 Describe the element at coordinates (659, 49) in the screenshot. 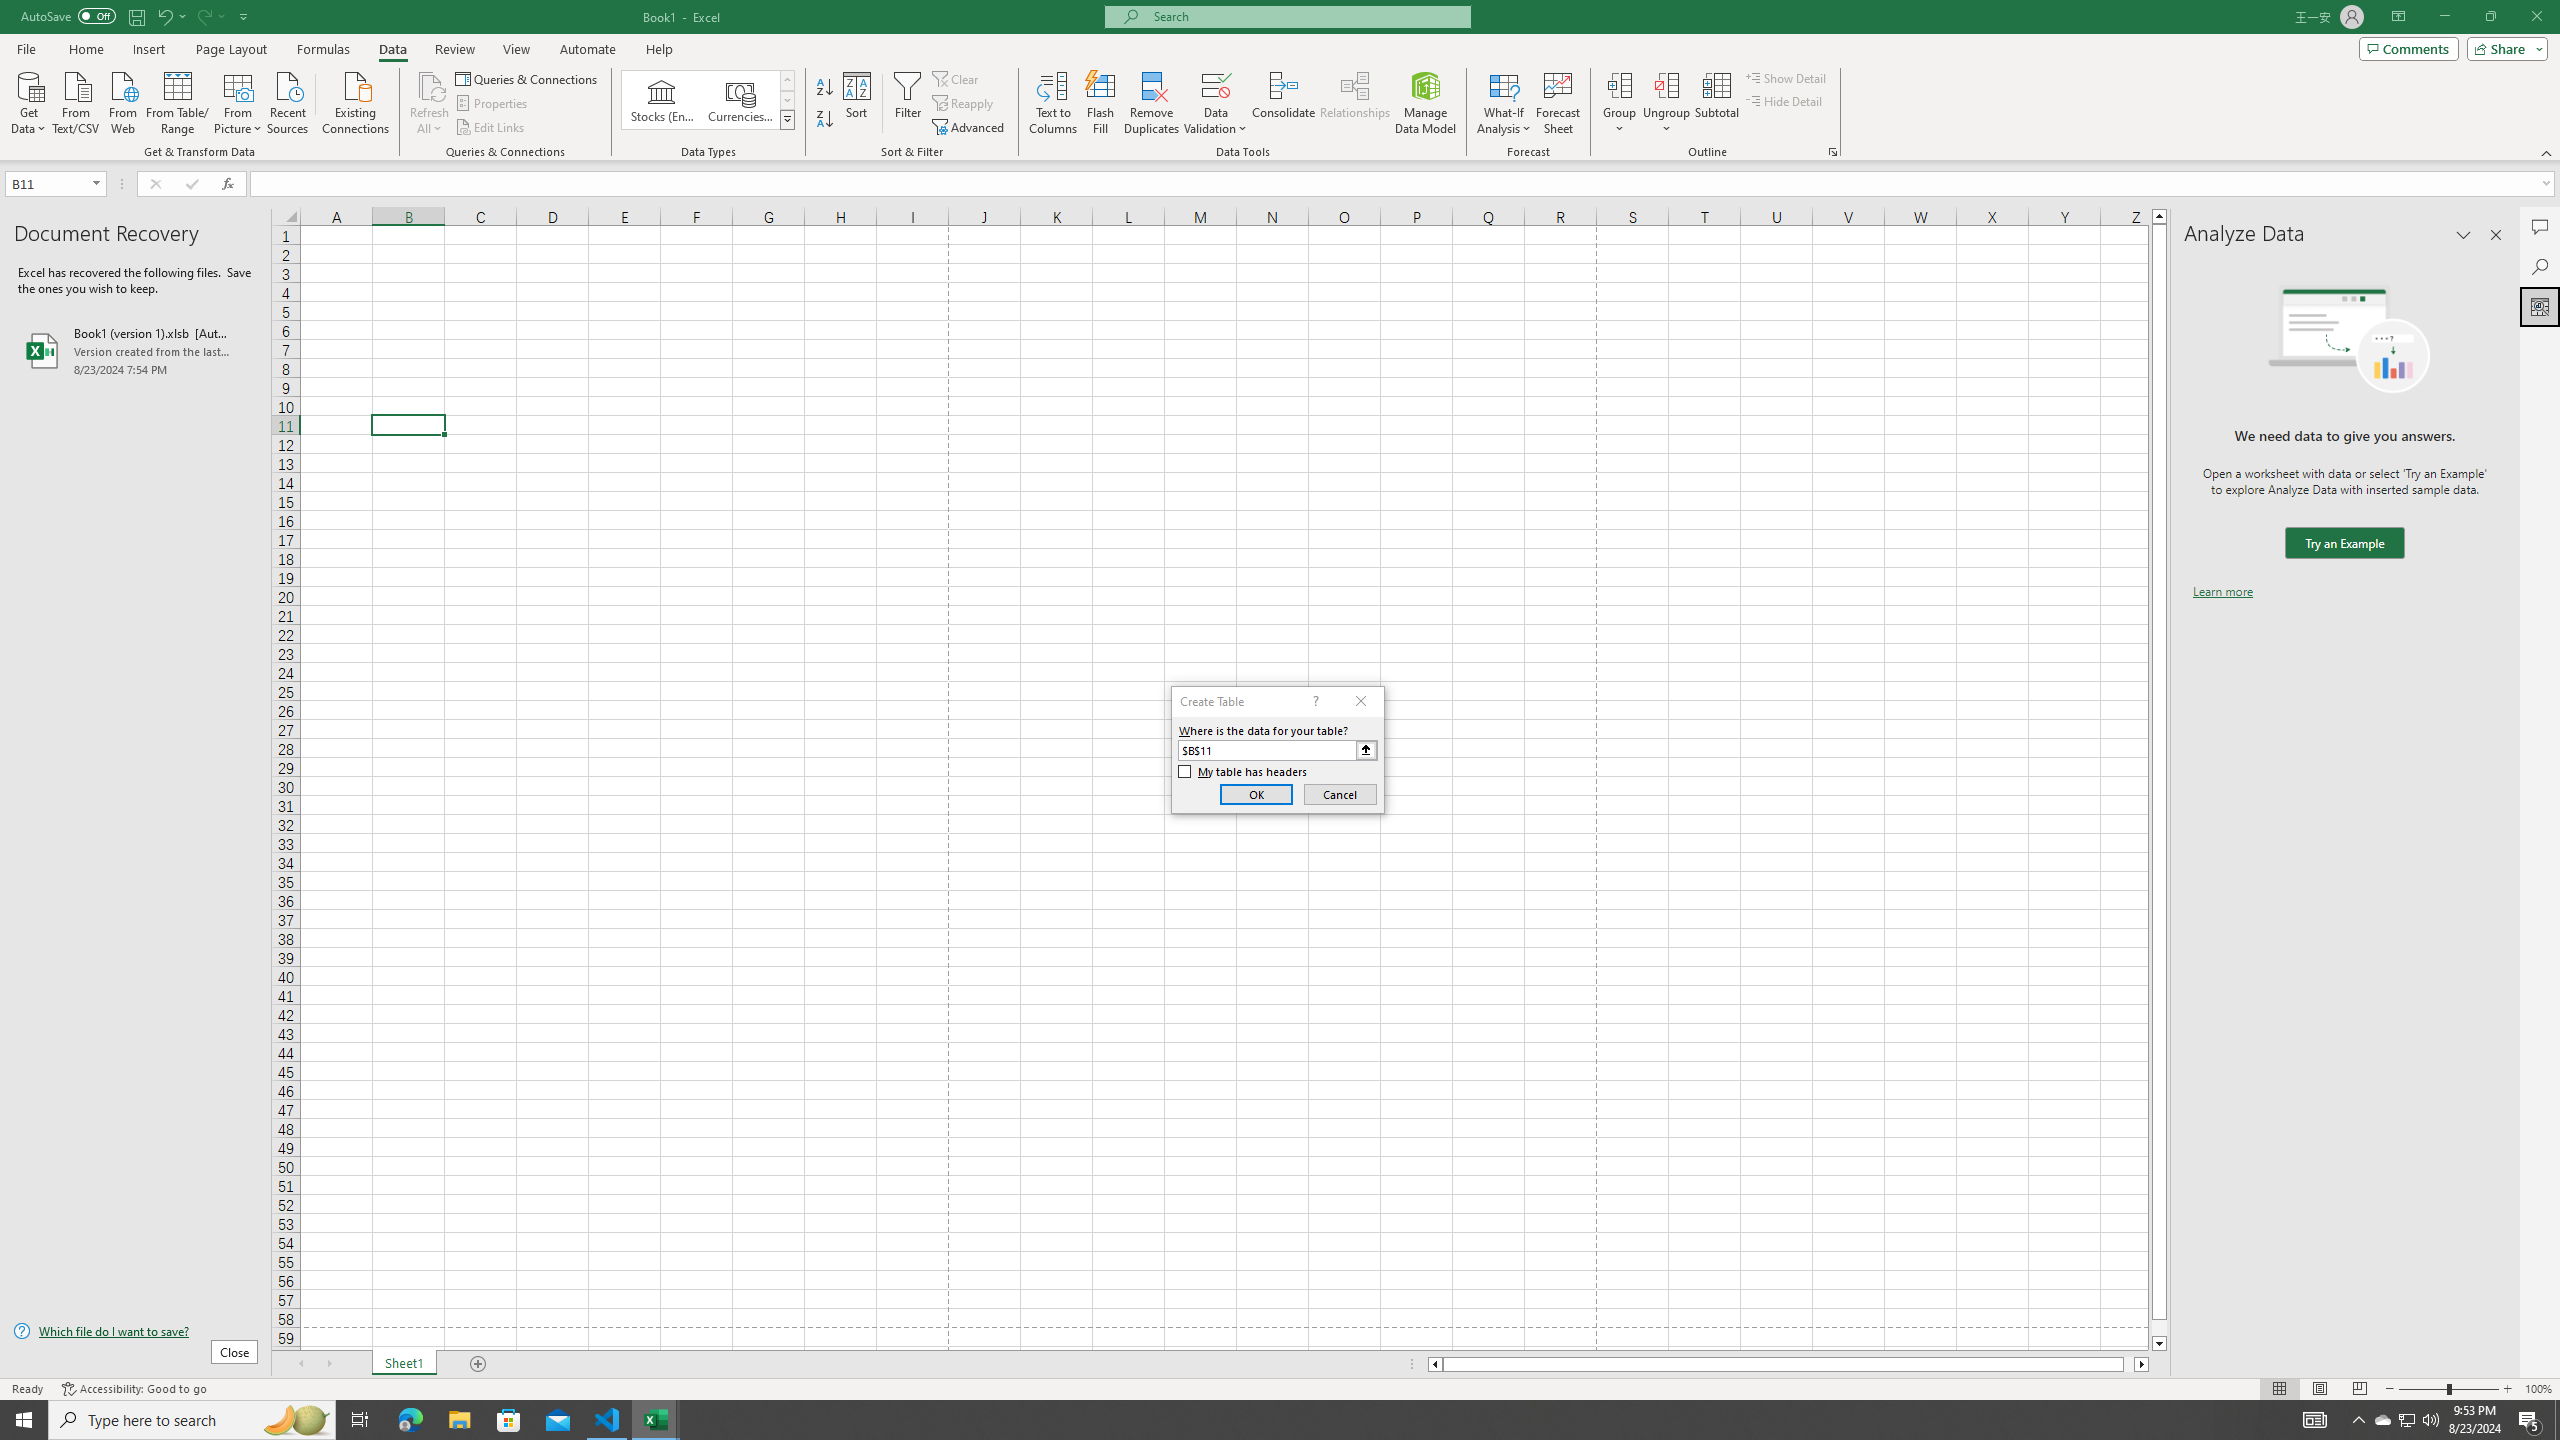

I see `'Help'` at that location.